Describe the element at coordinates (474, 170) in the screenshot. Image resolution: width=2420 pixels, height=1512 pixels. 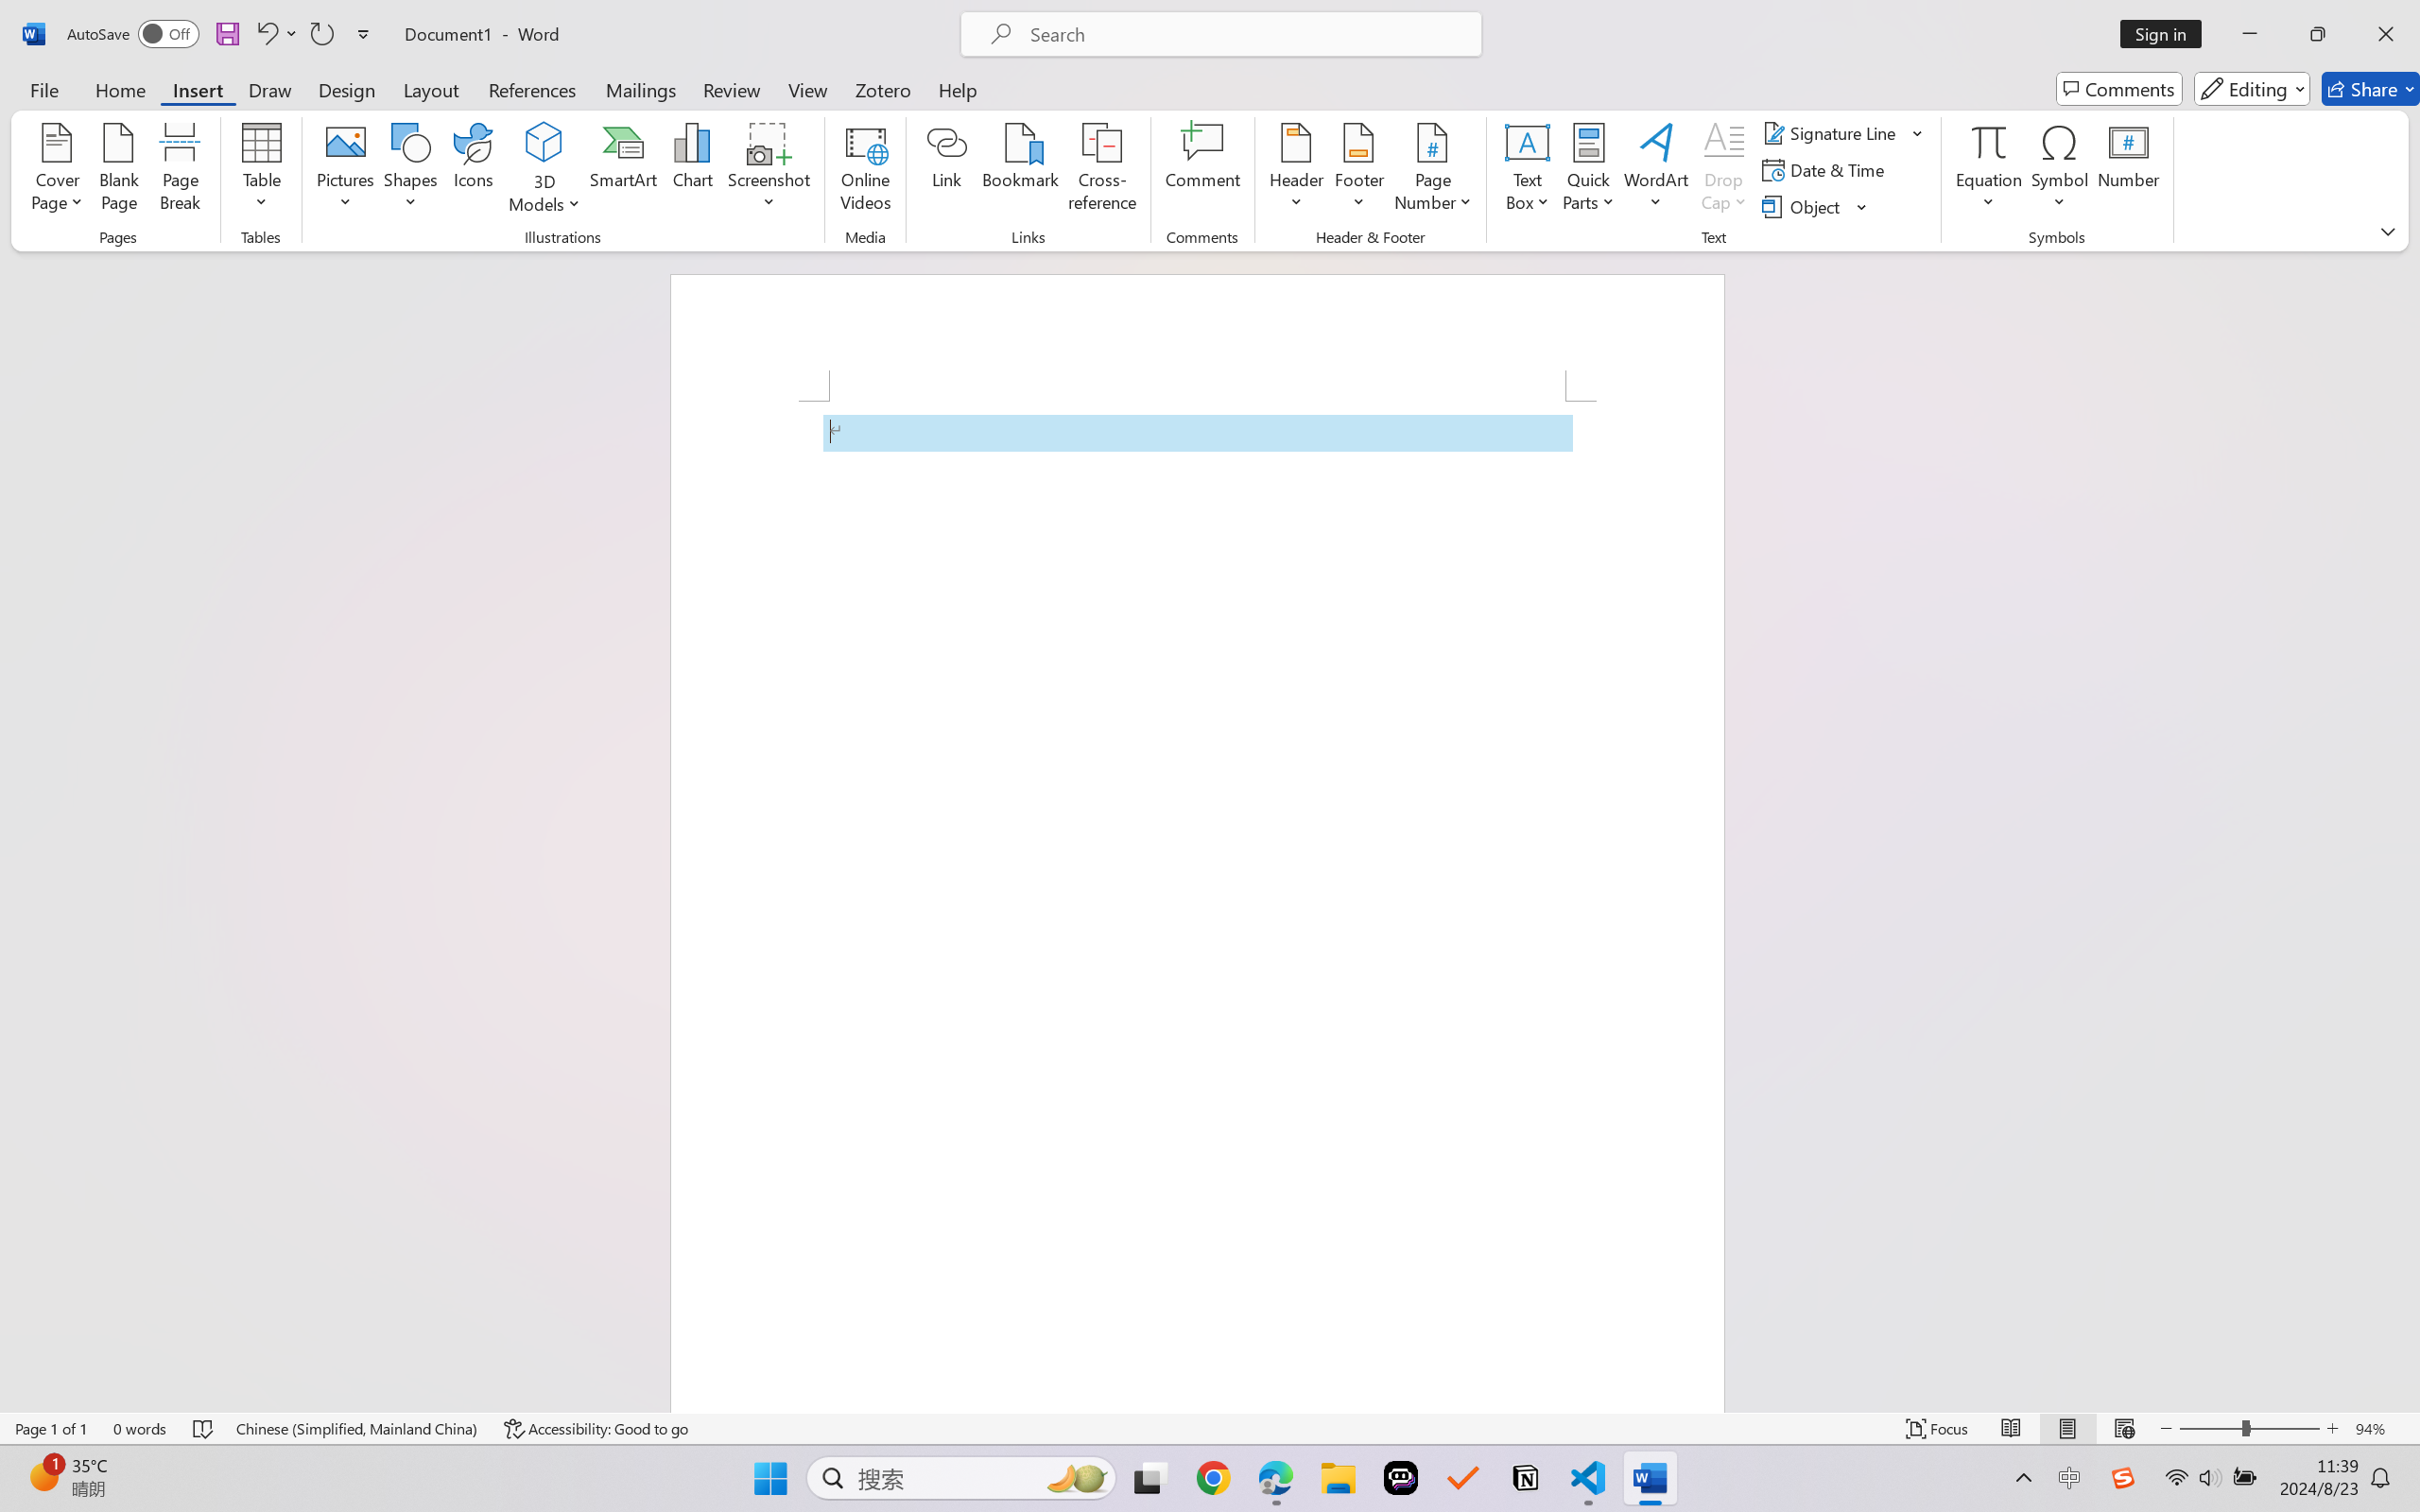
I see `'Icons'` at that location.